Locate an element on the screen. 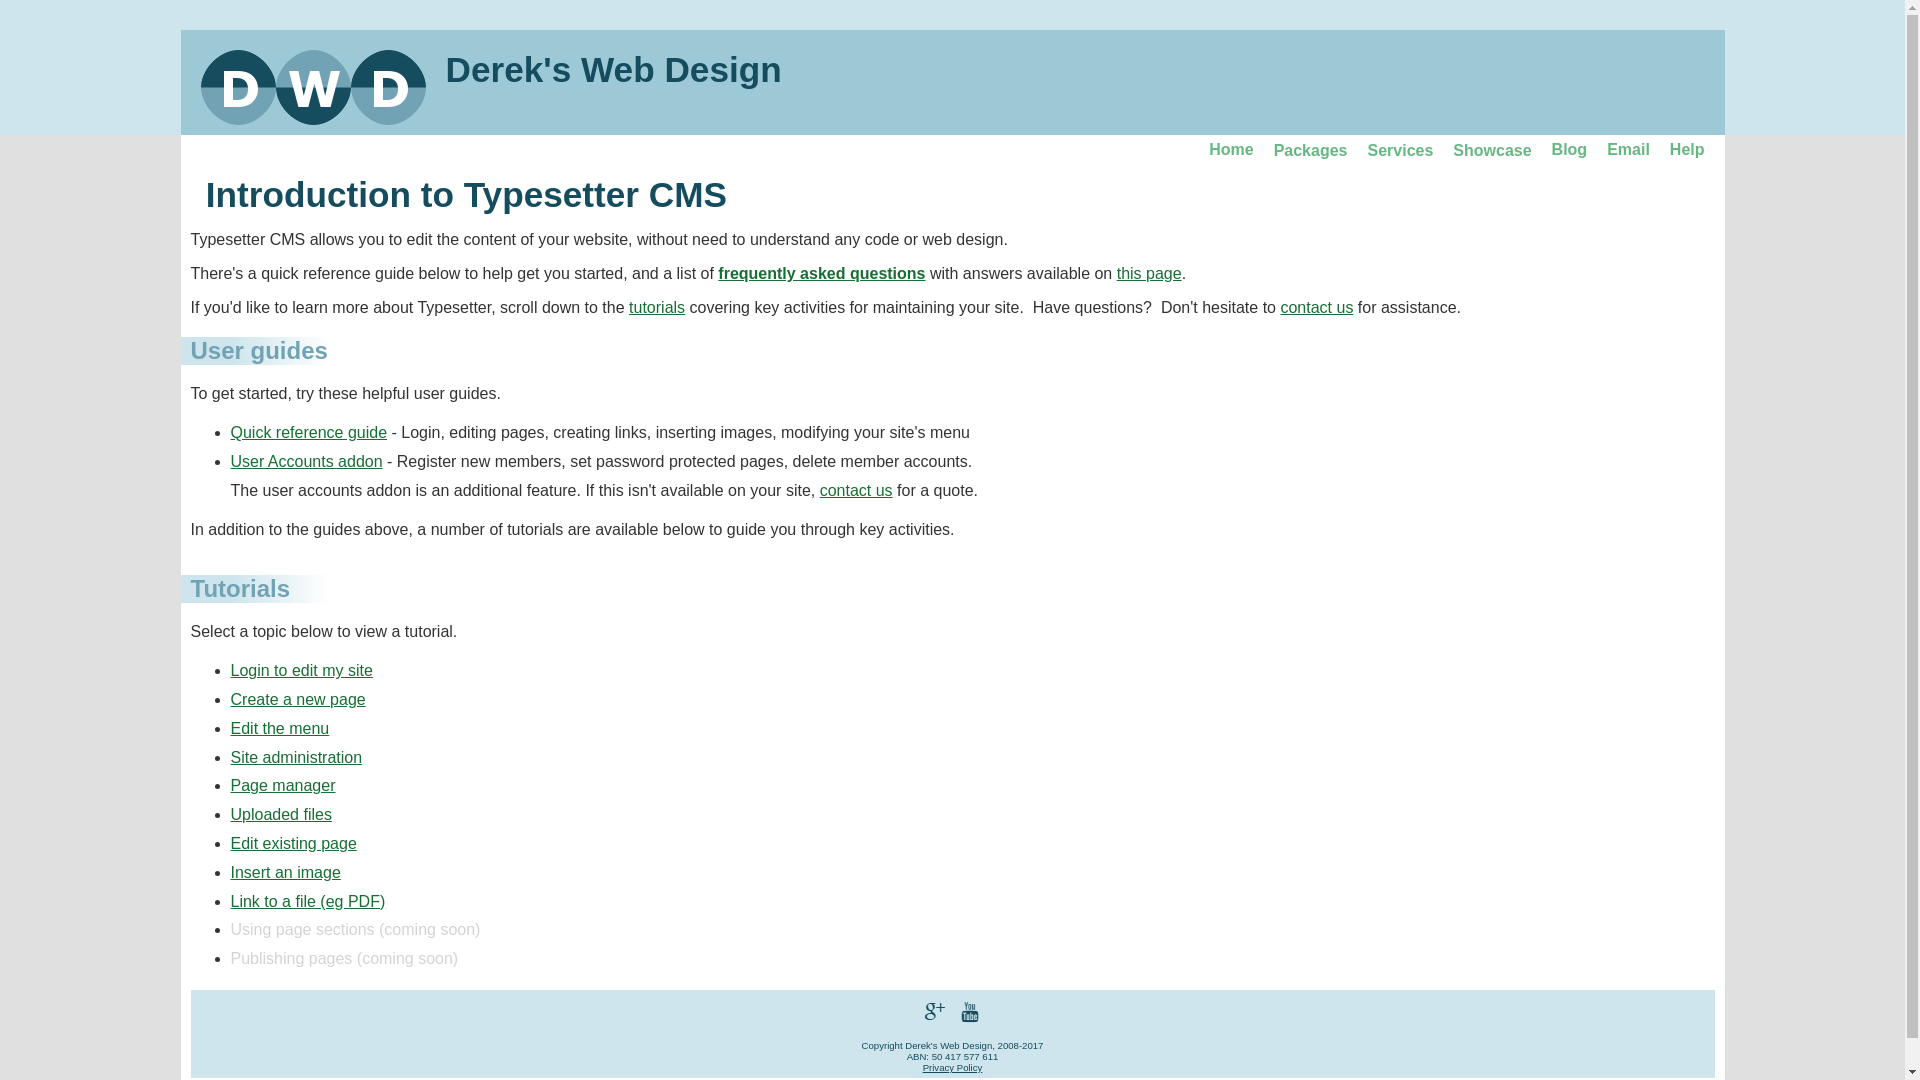  'Packages' is located at coordinates (1310, 150).